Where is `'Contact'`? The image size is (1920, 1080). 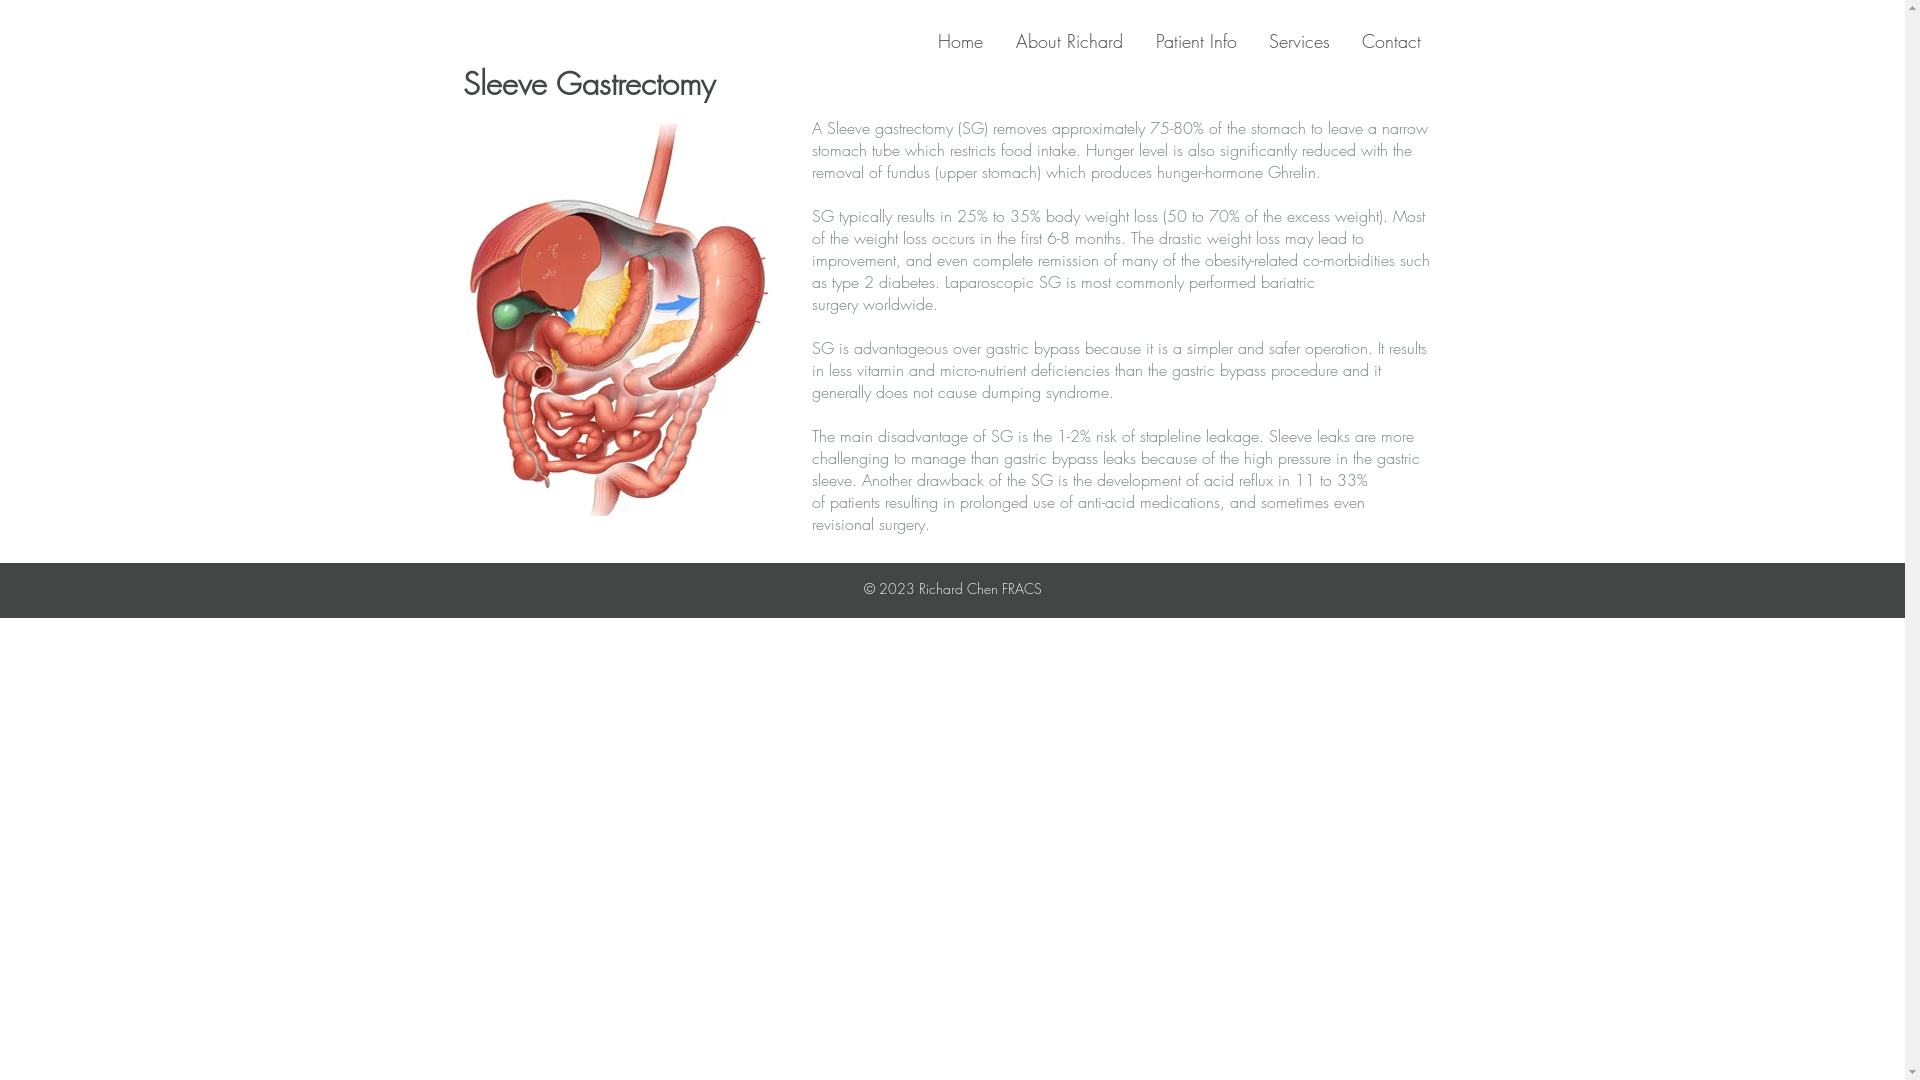
'Contact' is located at coordinates (1396, 41).